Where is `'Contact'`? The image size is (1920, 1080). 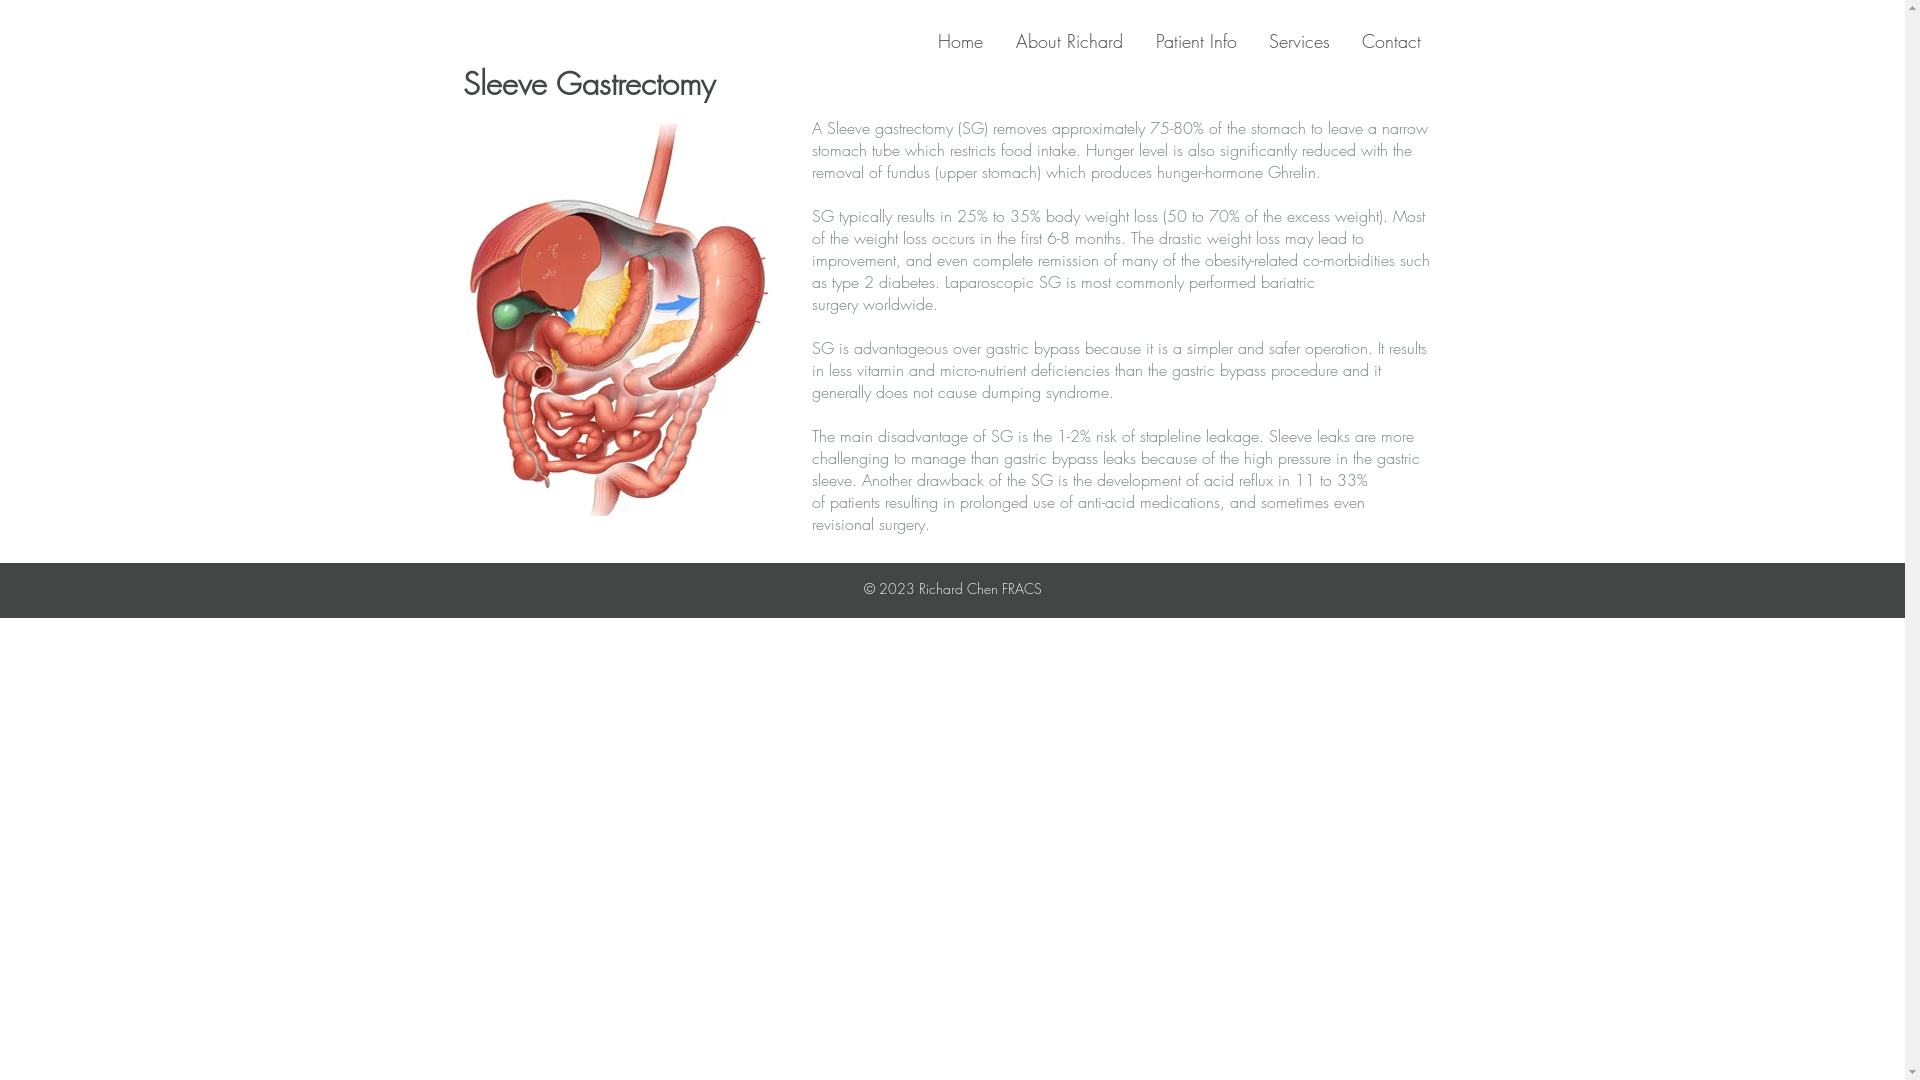
'Contact' is located at coordinates (1396, 41).